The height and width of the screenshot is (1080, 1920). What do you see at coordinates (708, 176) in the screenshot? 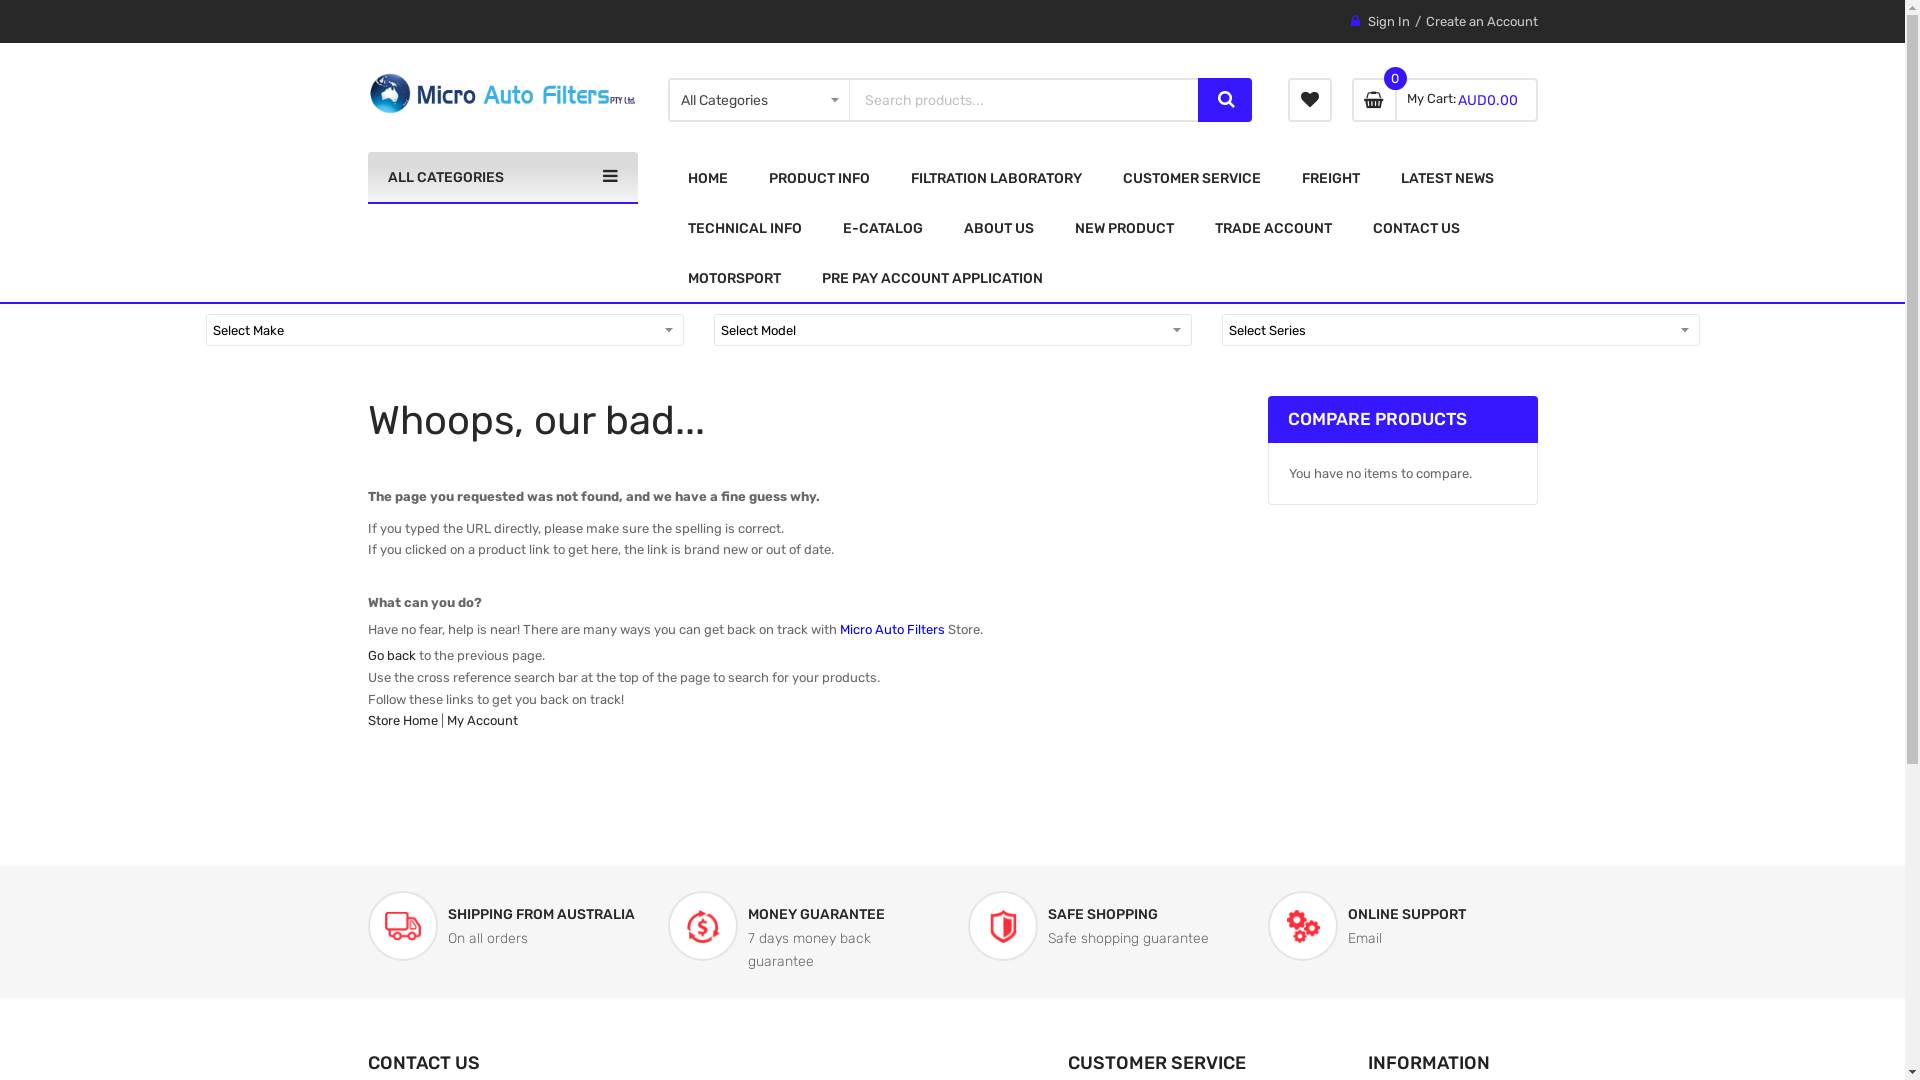
I see `'HOME'` at bounding box center [708, 176].